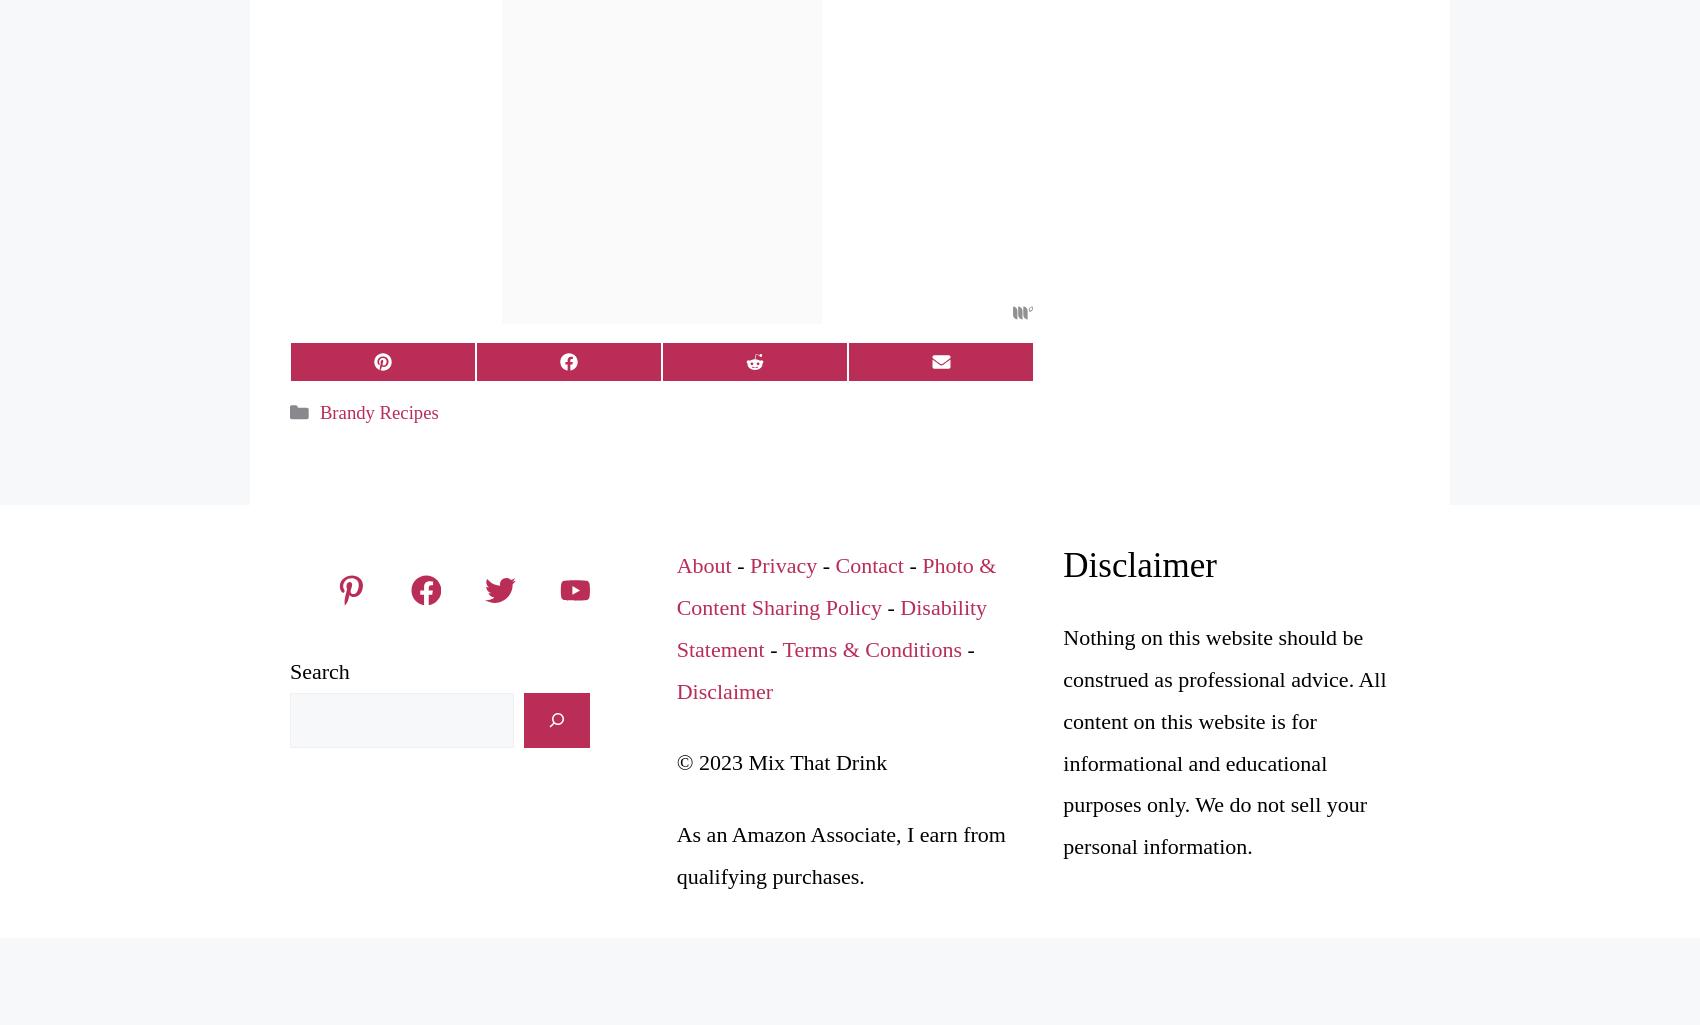 This screenshot has width=1700, height=1025. I want to click on 'Privacy', so click(782, 565).